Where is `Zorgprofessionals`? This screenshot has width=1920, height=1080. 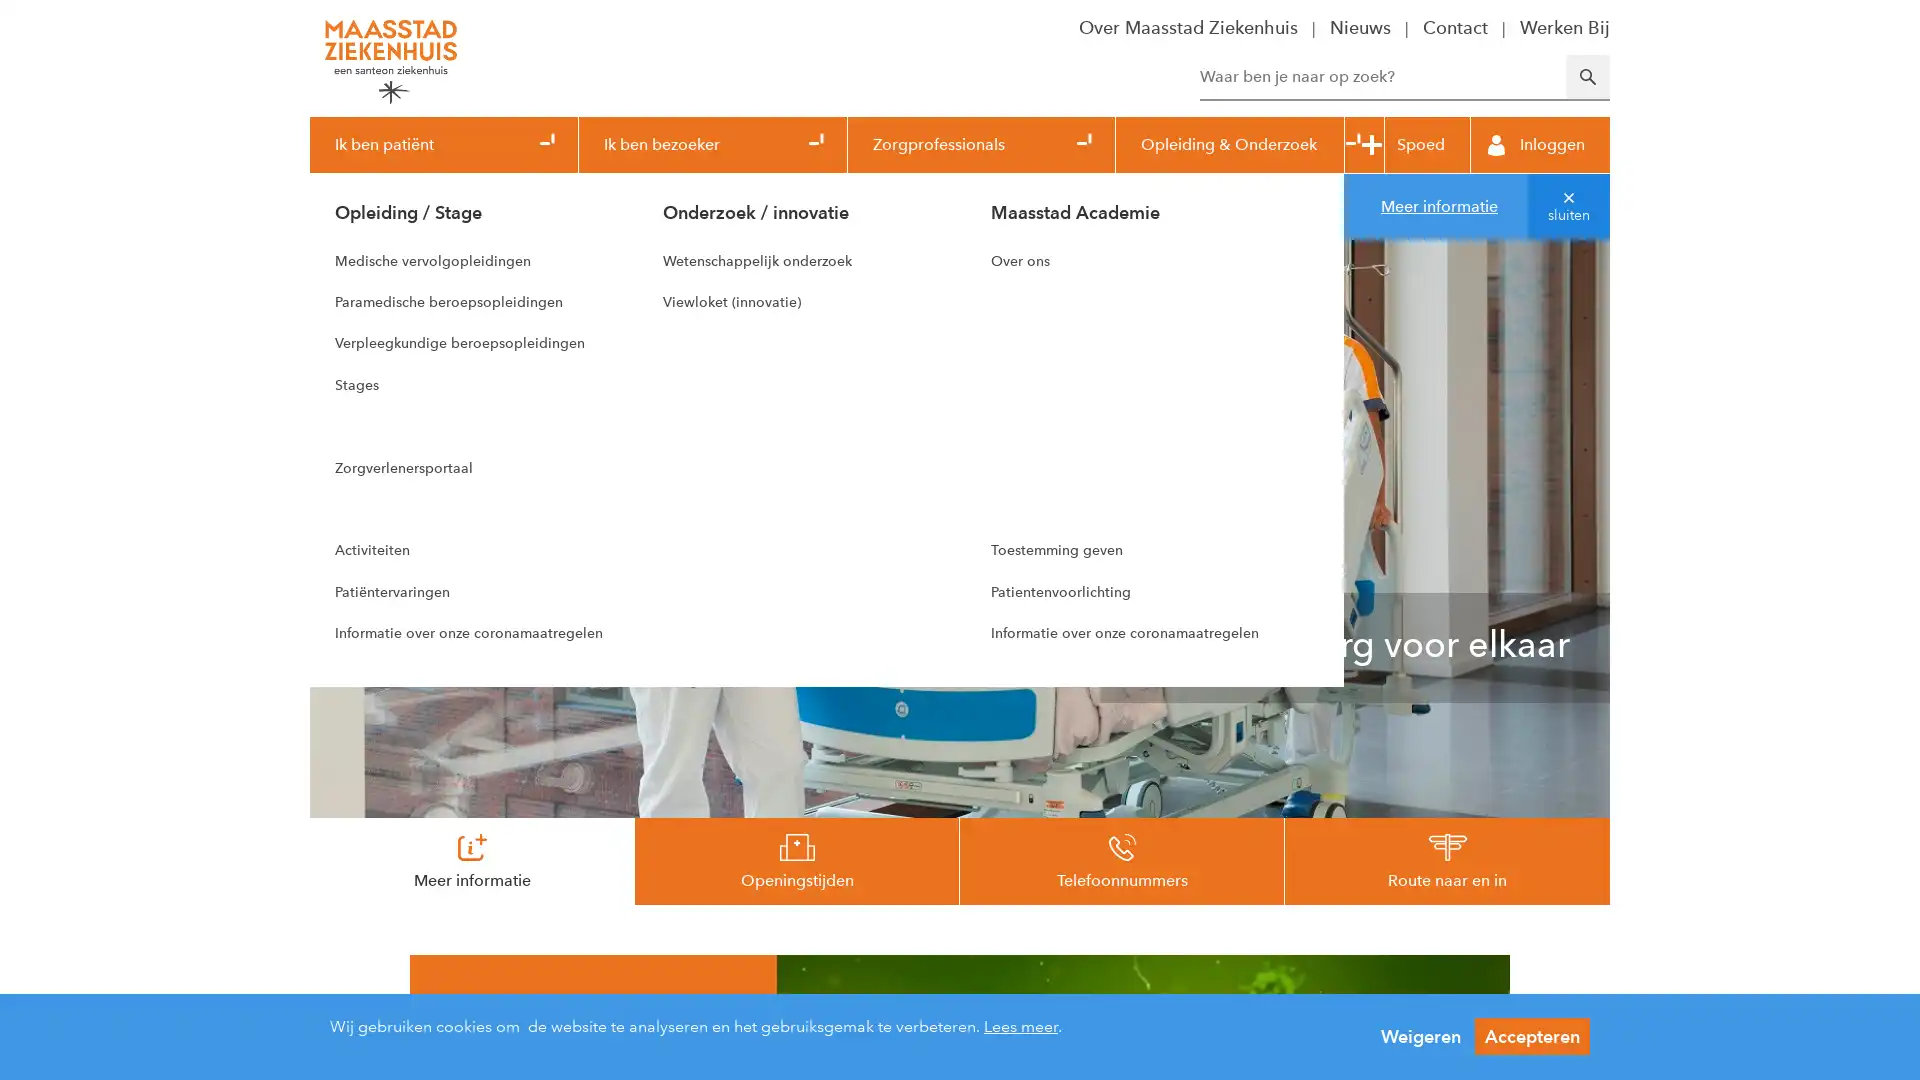 Zorgprofessionals is located at coordinates (980, 144).